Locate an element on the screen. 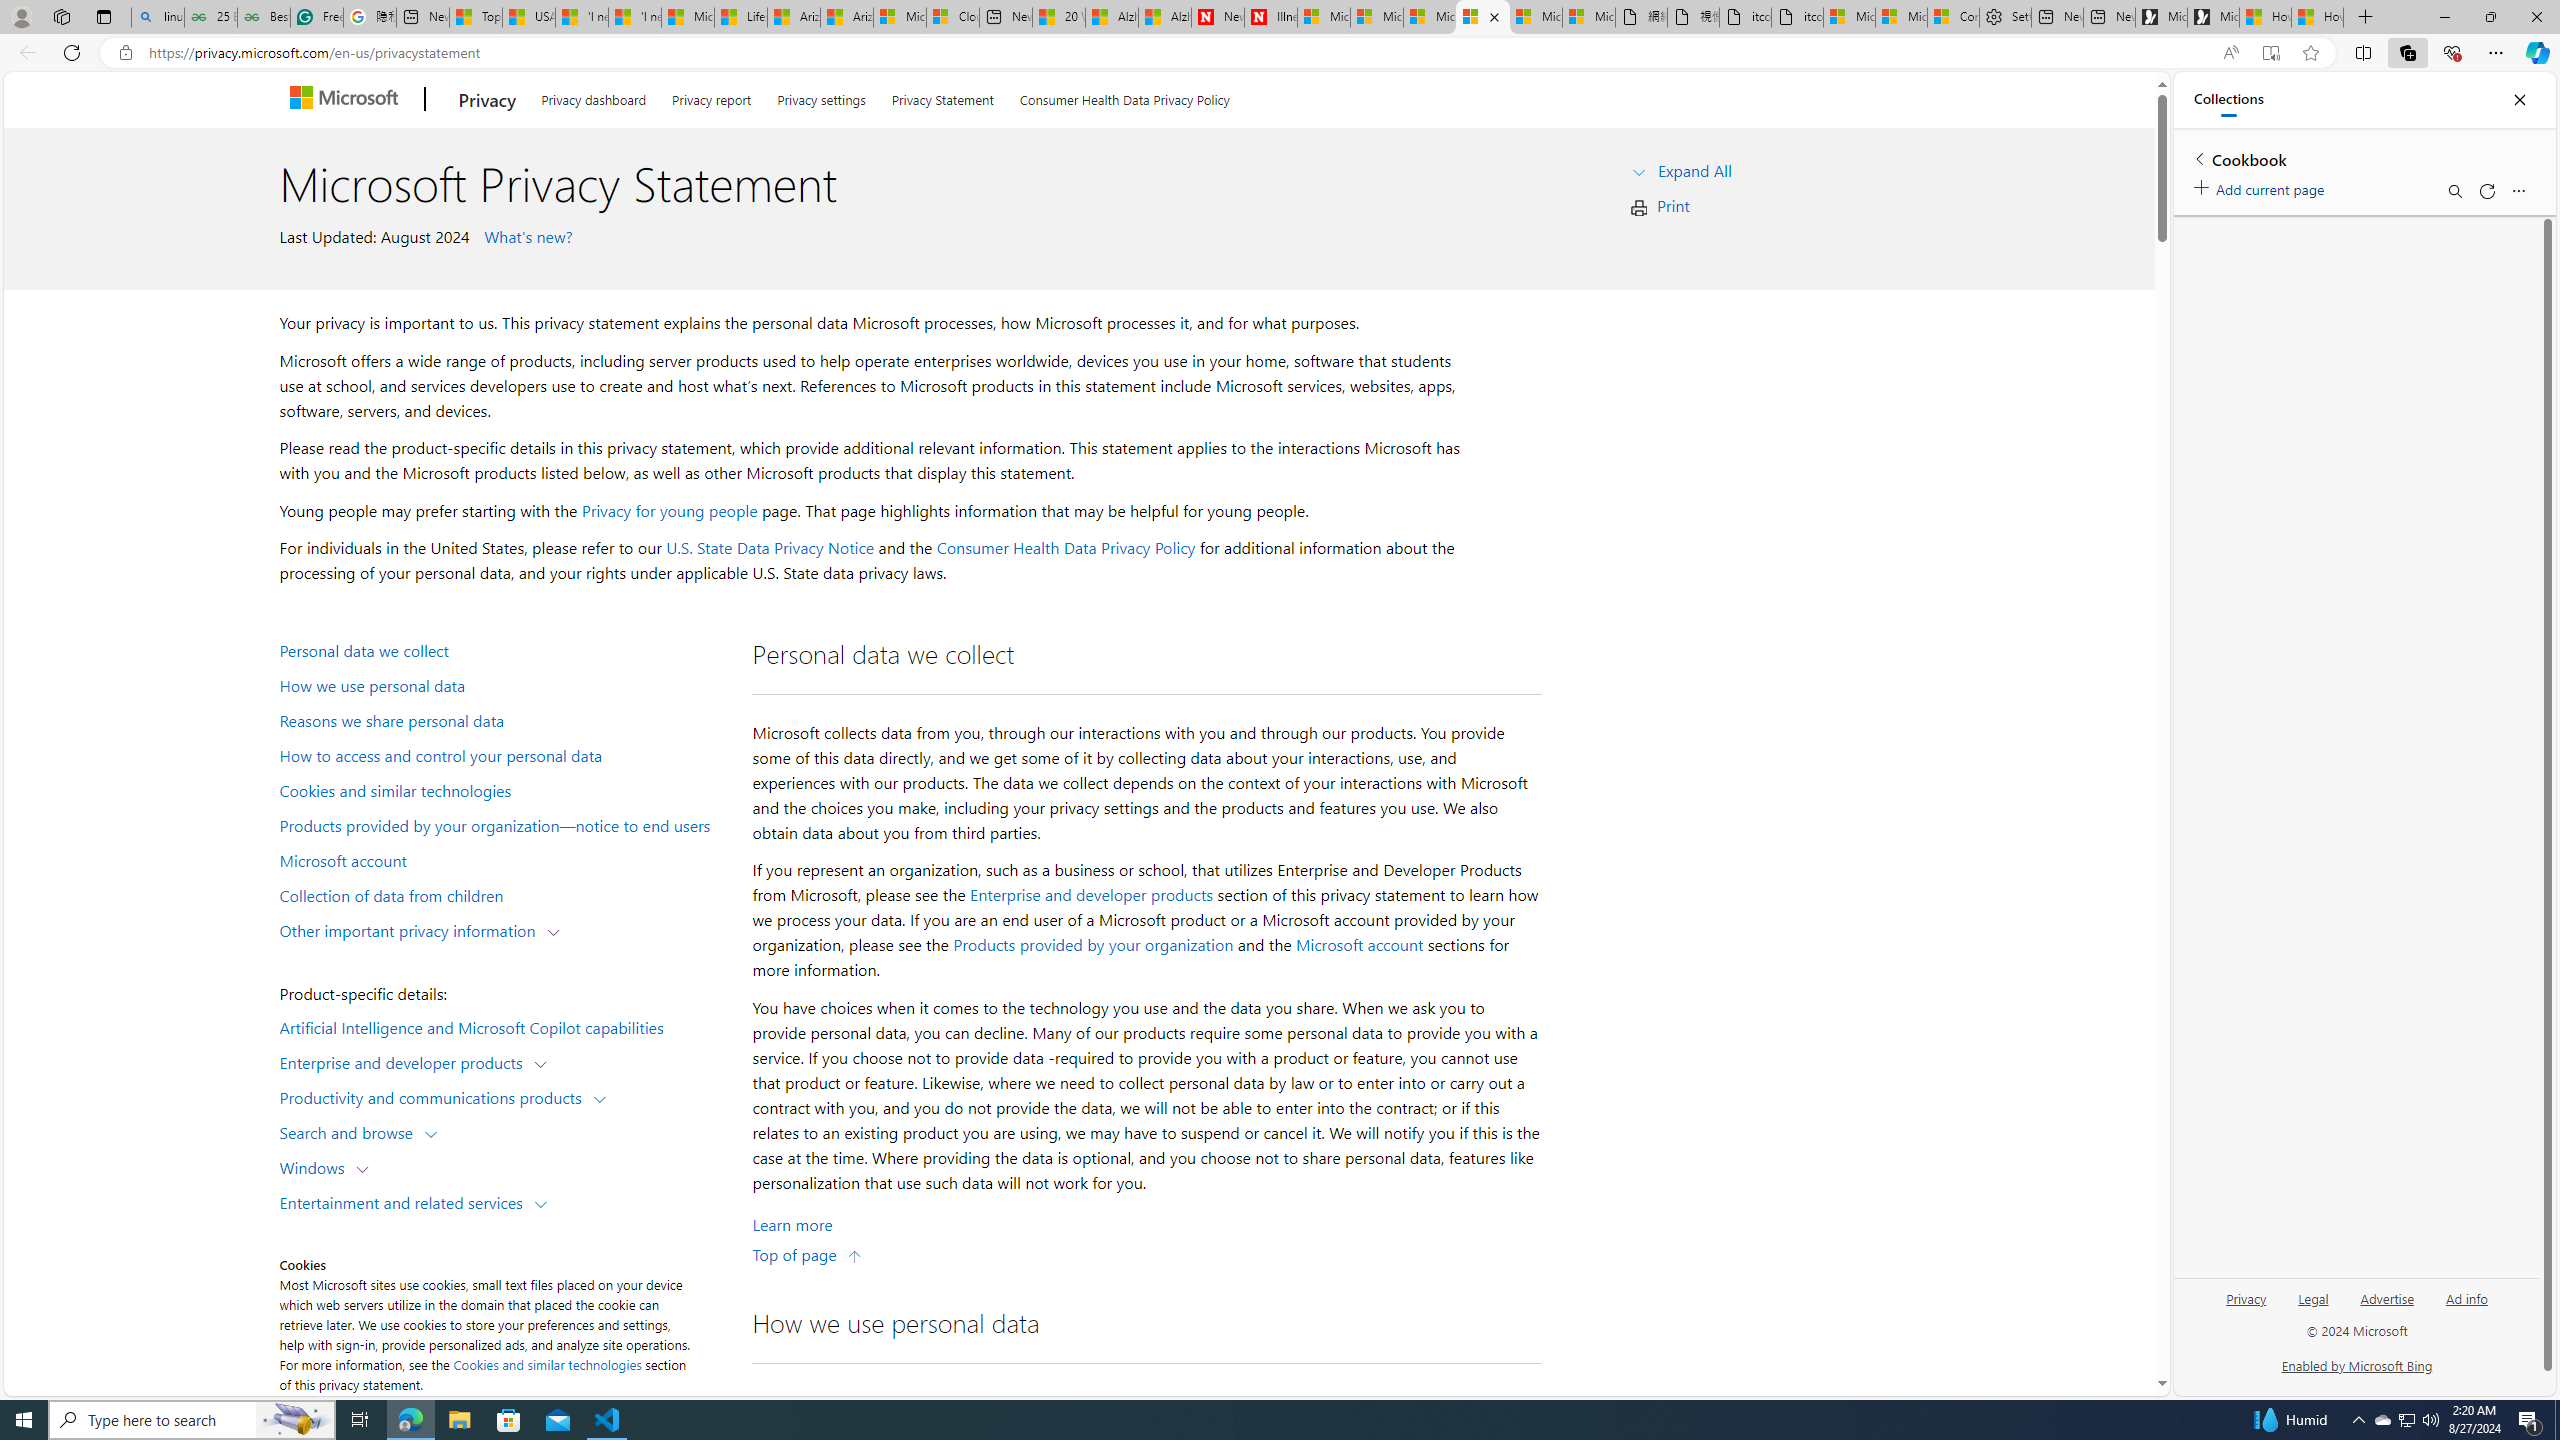 This screenshot has height=1440, width=2560. 'Learn More about Personal data we collect' is located at coordinates (791, 1225).